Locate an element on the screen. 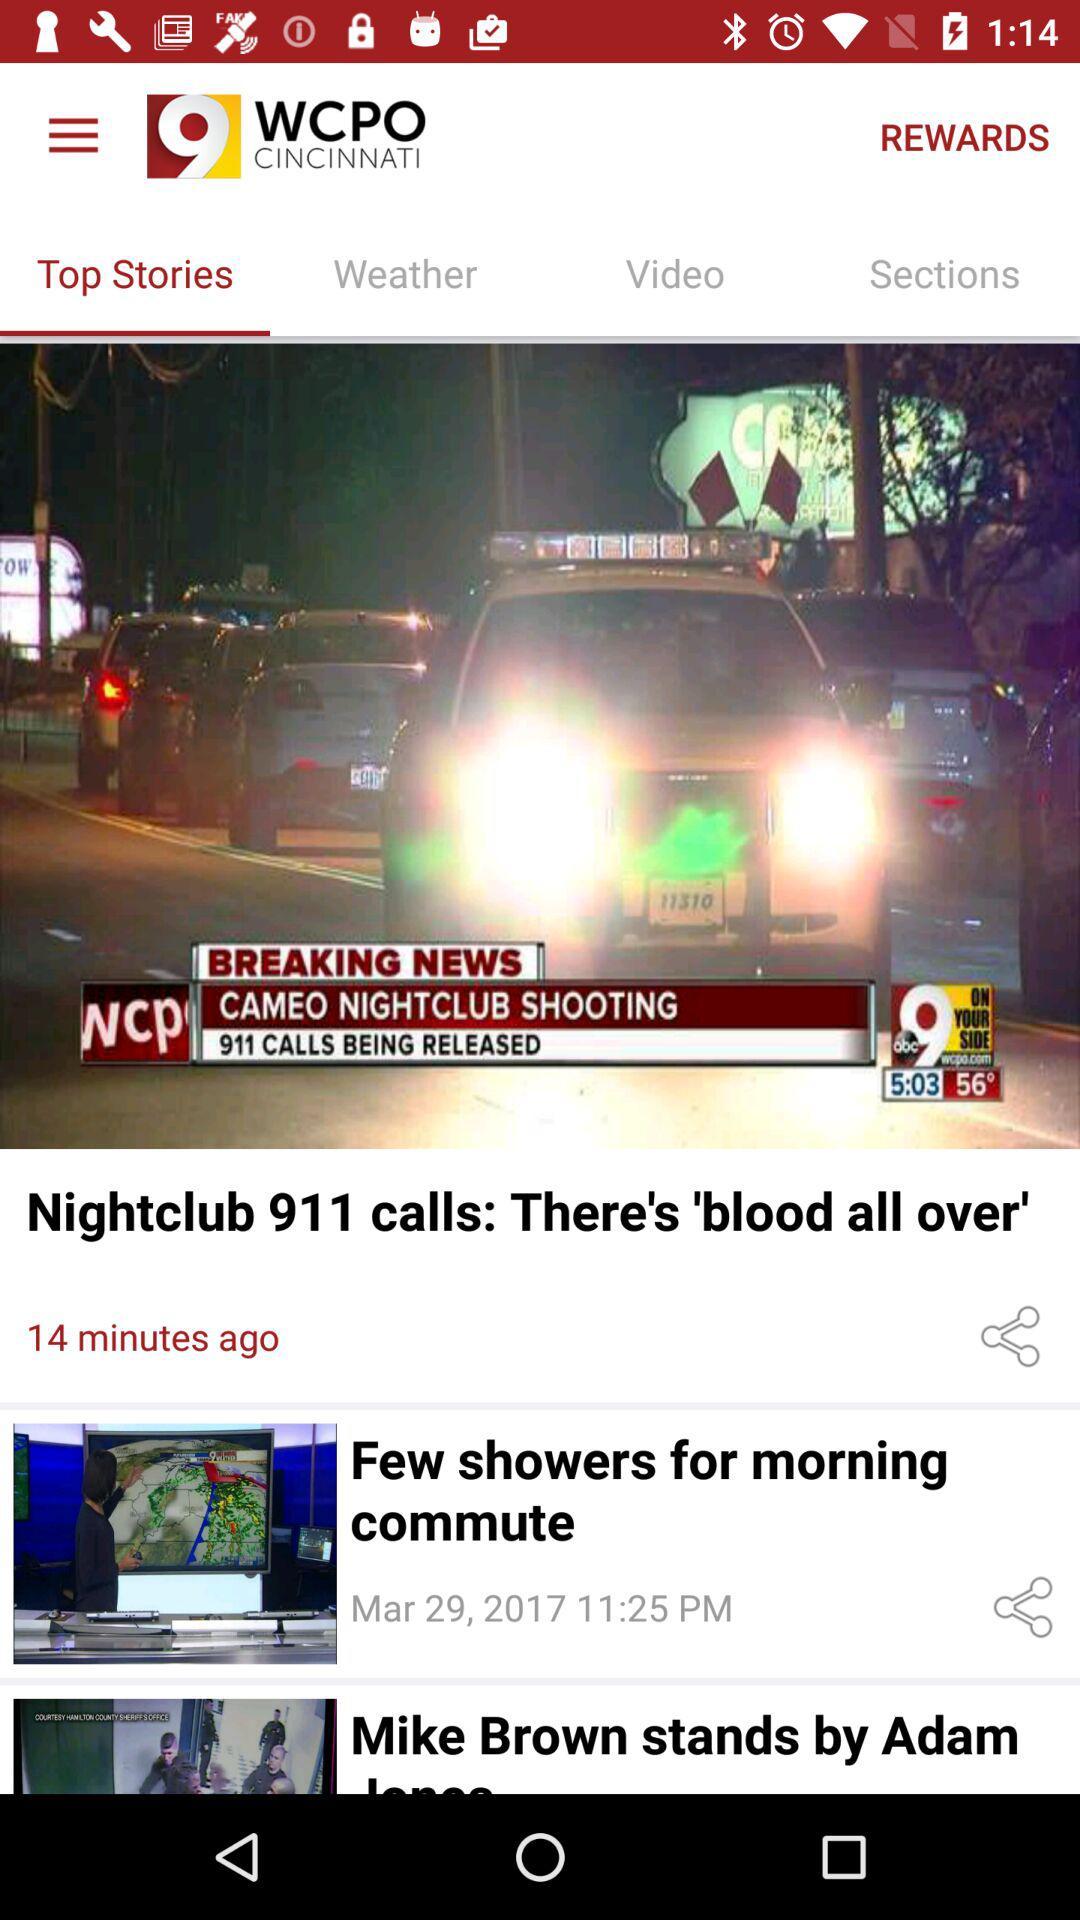 The height and width of the screenshot is (1920, 1080). share article is located at coordinates (1014, 1336).